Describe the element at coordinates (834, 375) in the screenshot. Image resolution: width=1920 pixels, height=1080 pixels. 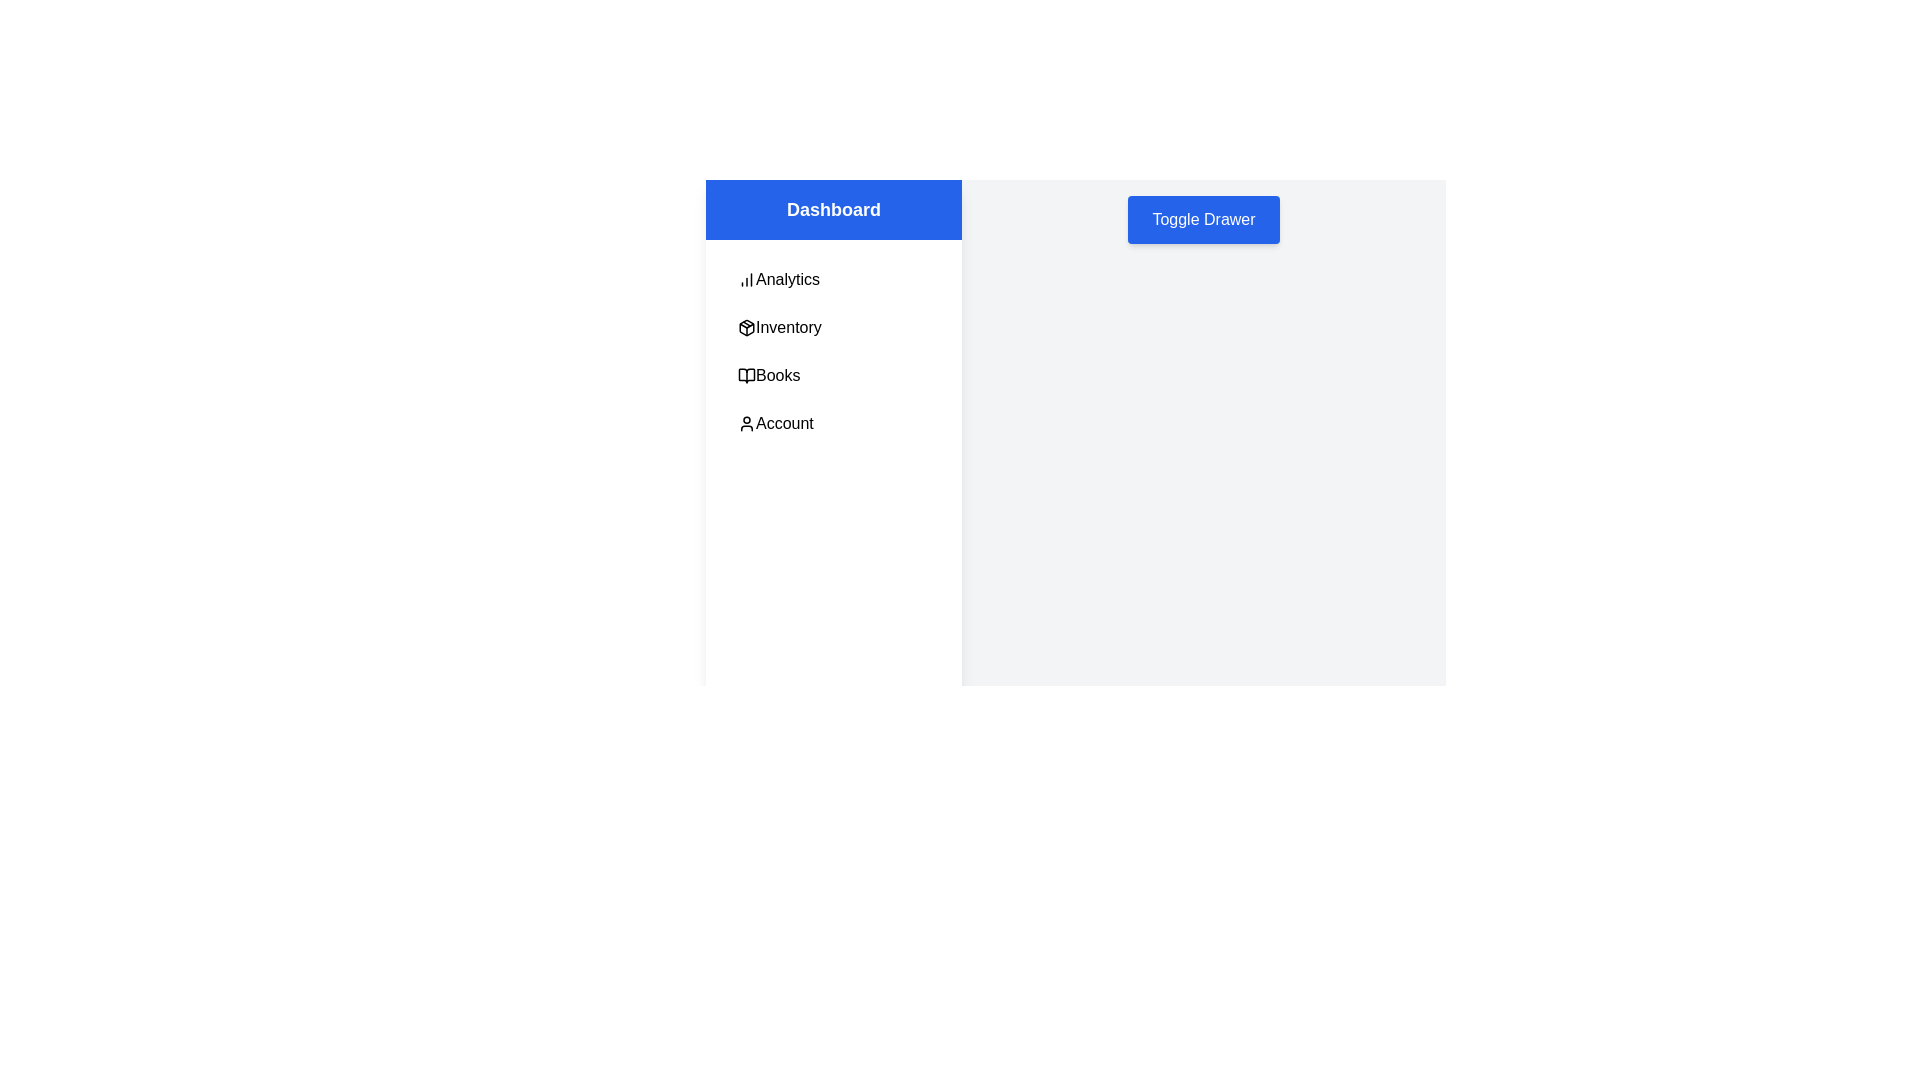
I see `the menu item Books to observe the hover effect` at that location.